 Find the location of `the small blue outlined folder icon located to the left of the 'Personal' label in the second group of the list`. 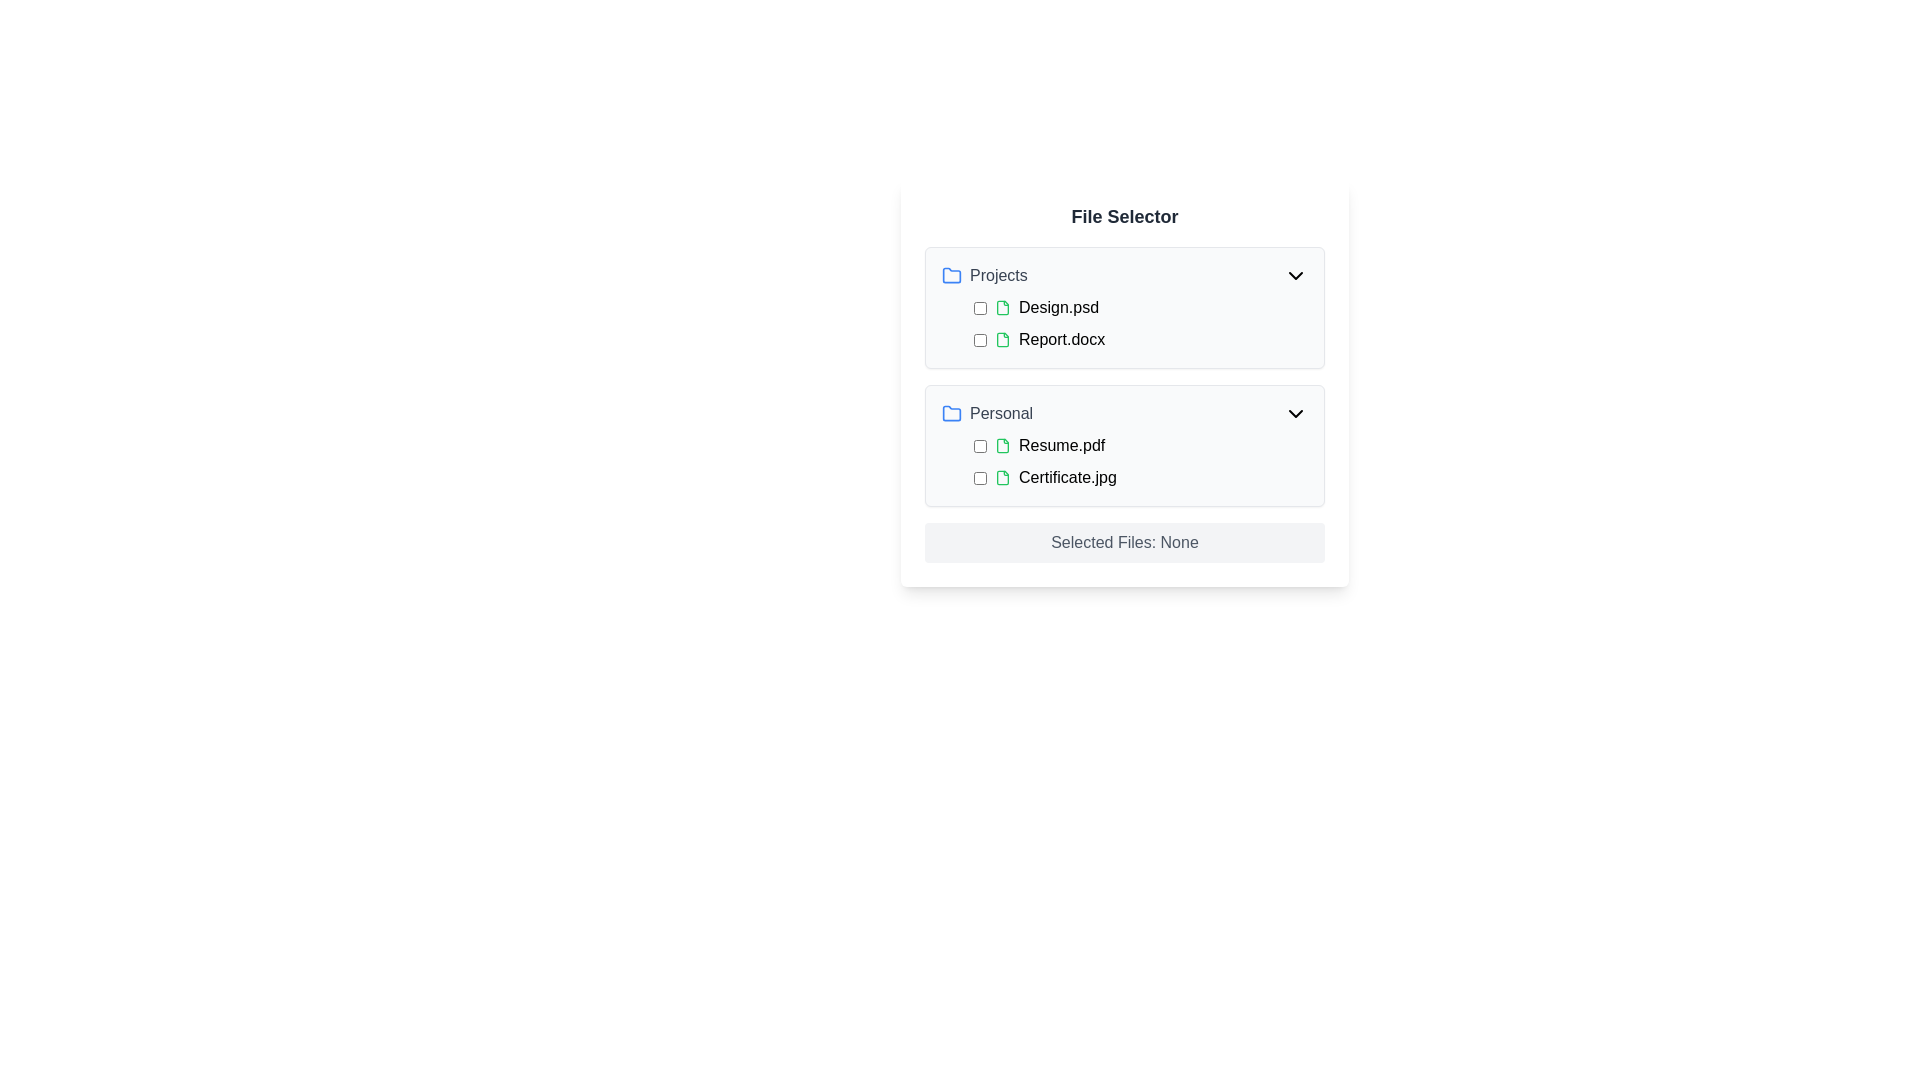

the small blue outlined folder icon located to the left of the 'Personal' label in the second group of the list is located at coordinates (950, 412).